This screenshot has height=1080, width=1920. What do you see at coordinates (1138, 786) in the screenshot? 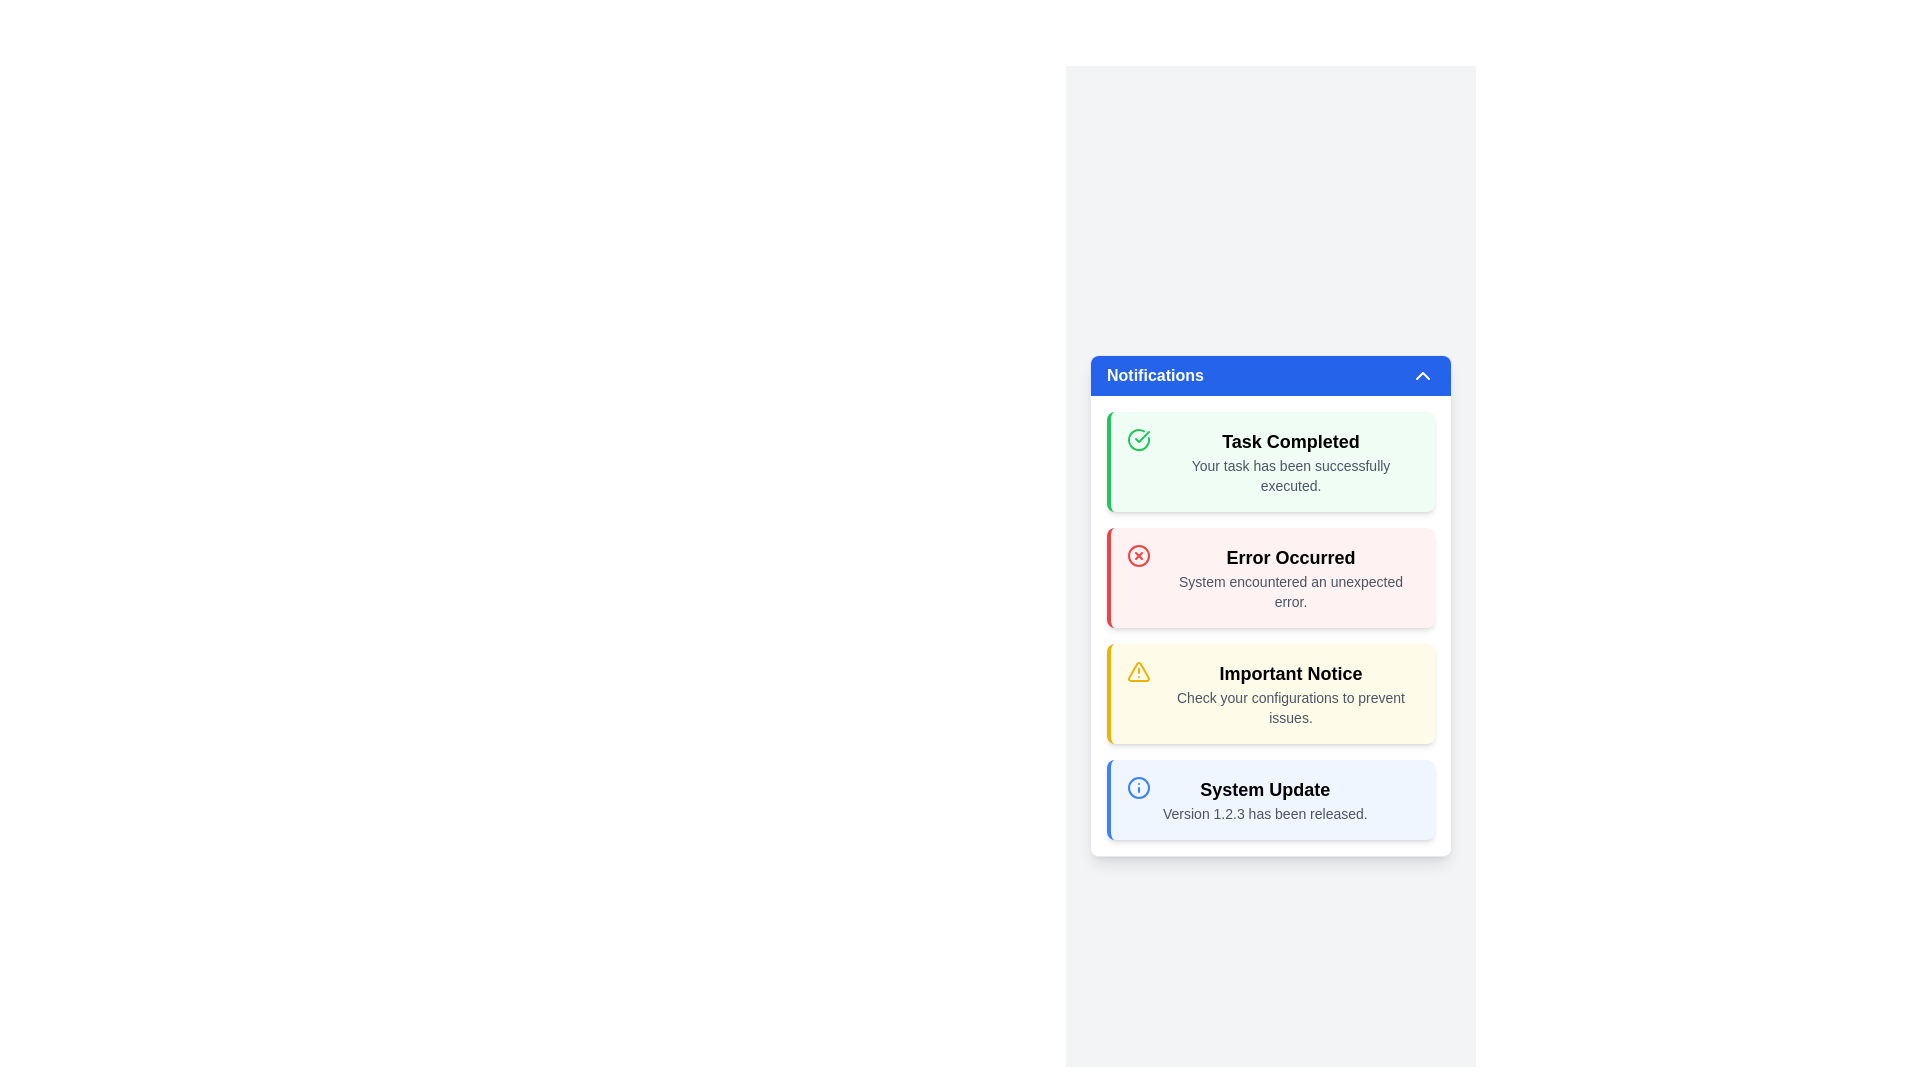
I see `the circular information icon with a blue stroke and filled blue dot, located in the top-left corner of the 'System Update' notification card` at bounding box center [1138, 786].